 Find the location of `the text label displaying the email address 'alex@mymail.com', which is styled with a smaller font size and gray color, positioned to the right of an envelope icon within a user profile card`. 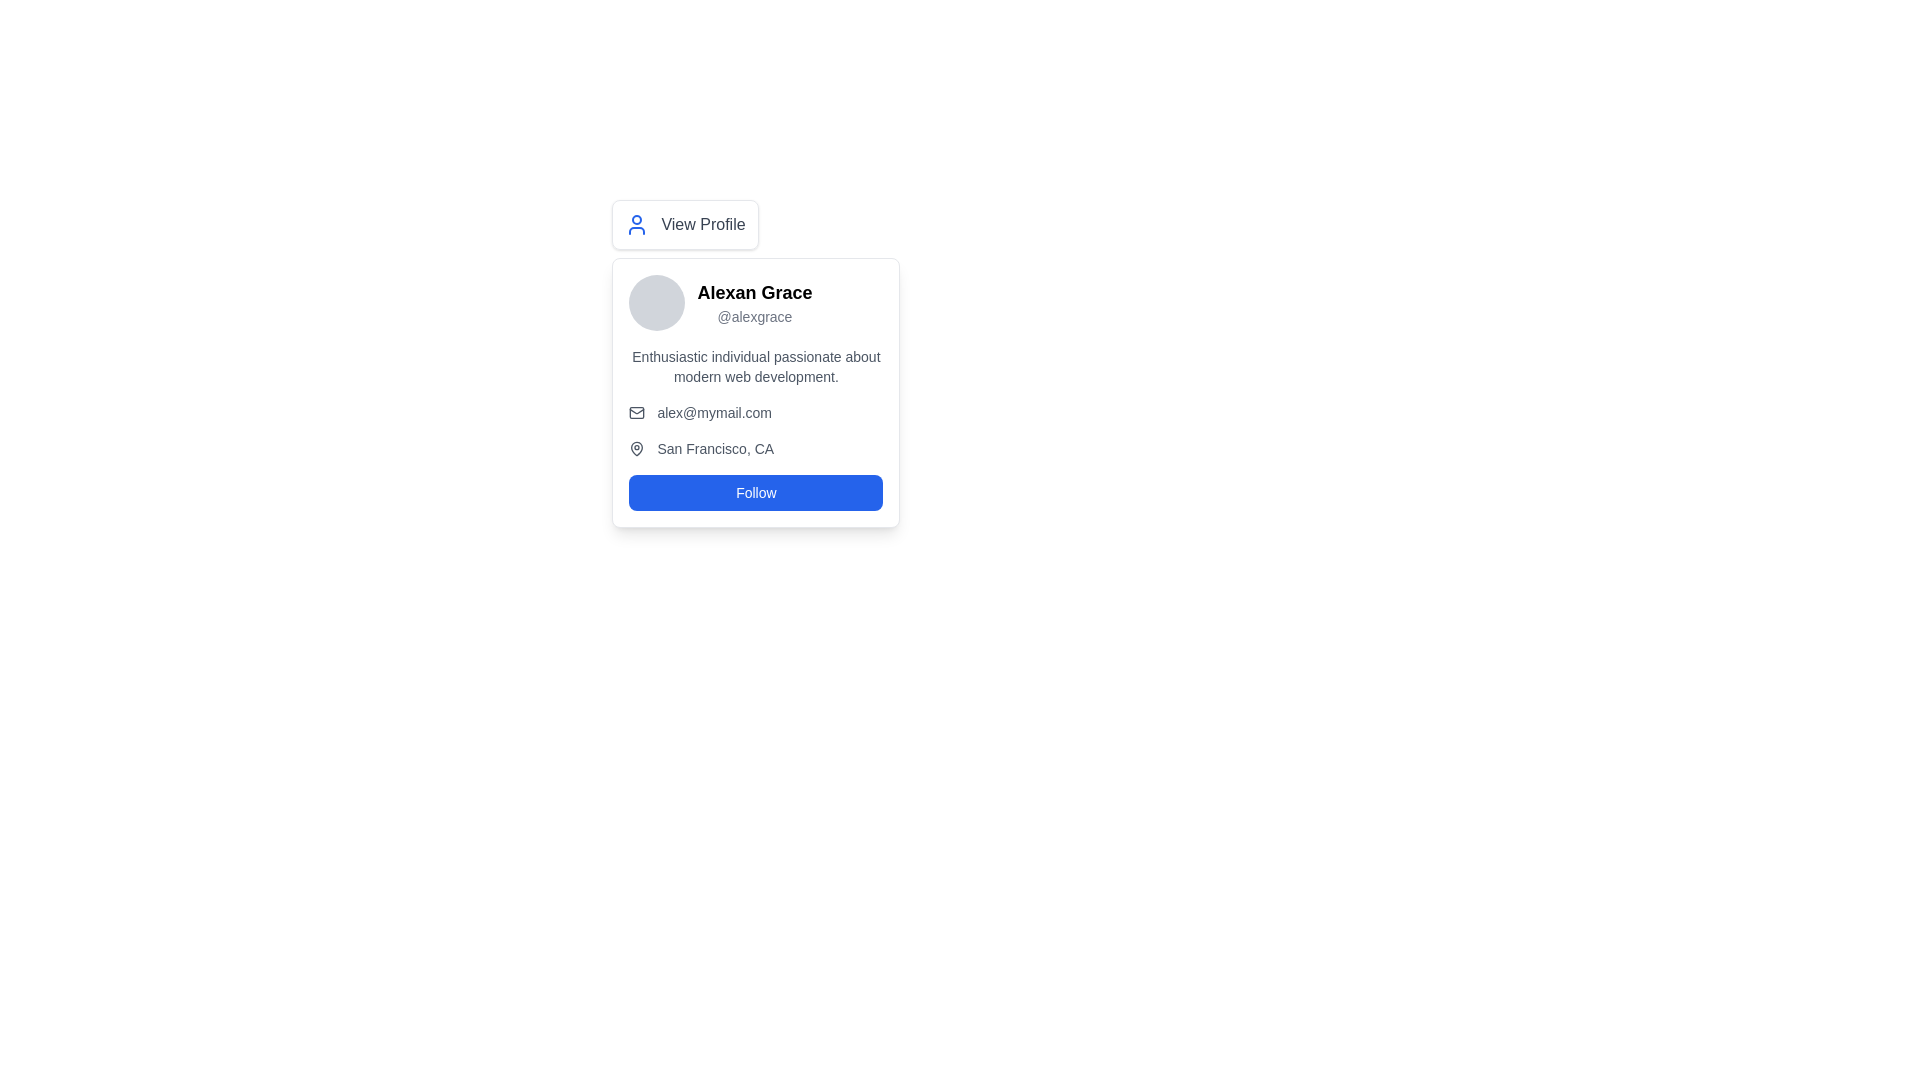

the text label displaying the email address 'alex@mymail.com', which is styled with a smaller font size and gray color, positioned to the right of an envelope icon within a user profile card is located at coordinates (714, 411).